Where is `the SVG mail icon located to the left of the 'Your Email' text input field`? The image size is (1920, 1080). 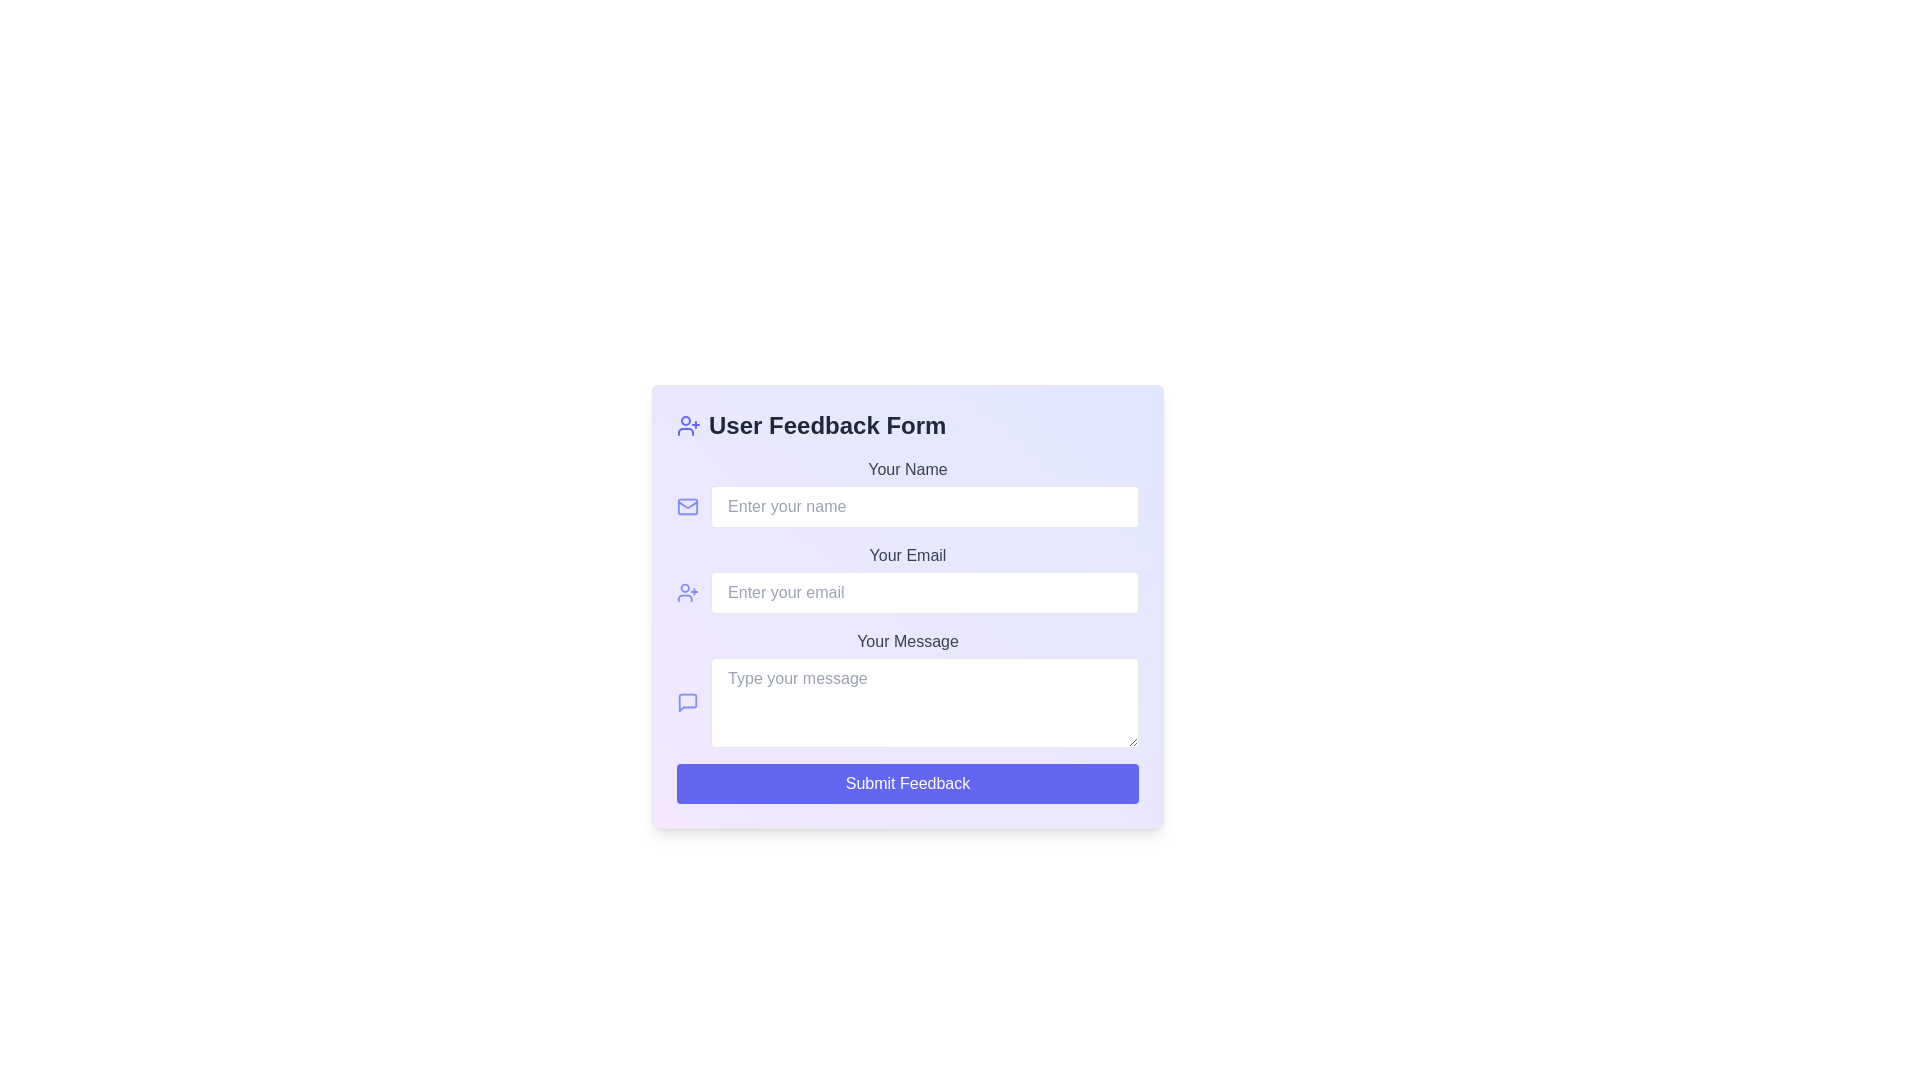
the SVG mail icon located to the left of the 'Your Email' text input field is located at coordinates (688, 505).